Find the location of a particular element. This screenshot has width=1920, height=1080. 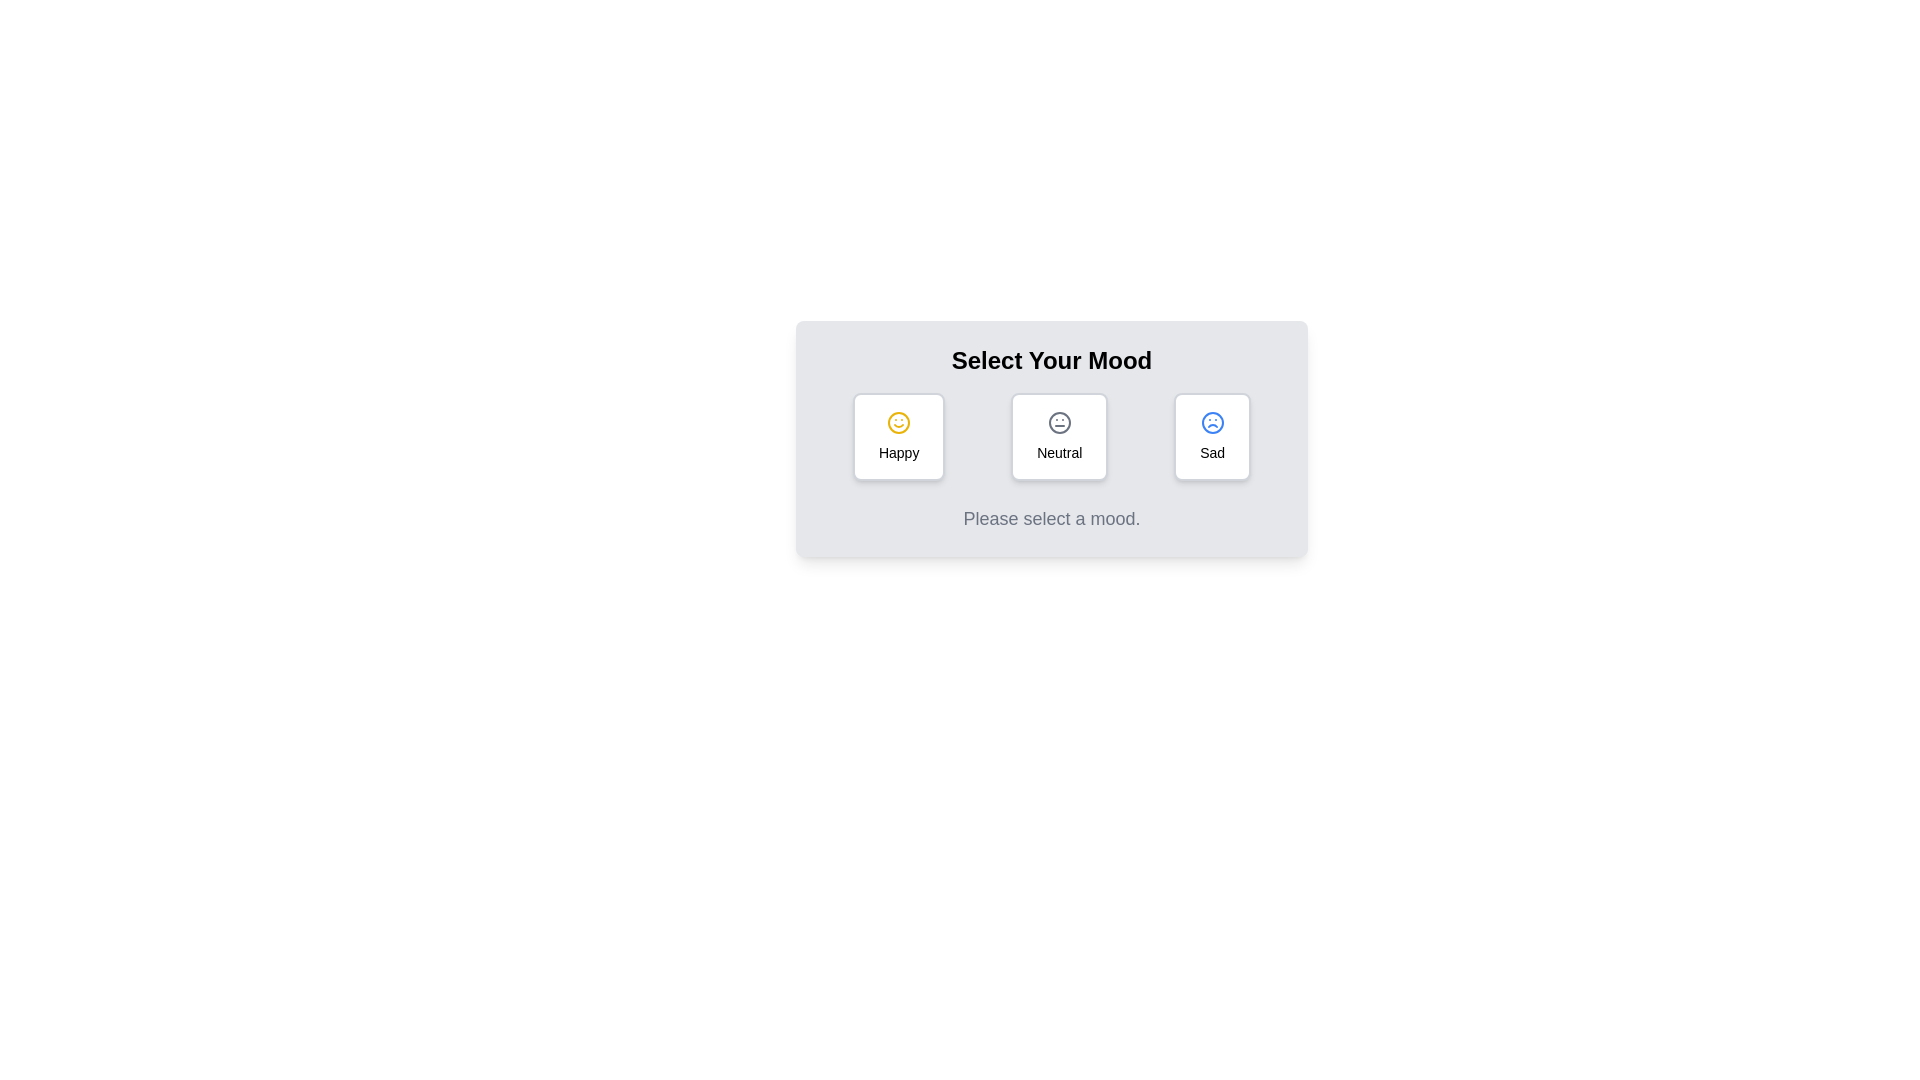

the static text label displaying 'Happy', which is positioned beneath a yellow smiling emoji icon in the leftmost mood selection card is located at coordinates (898, 452).